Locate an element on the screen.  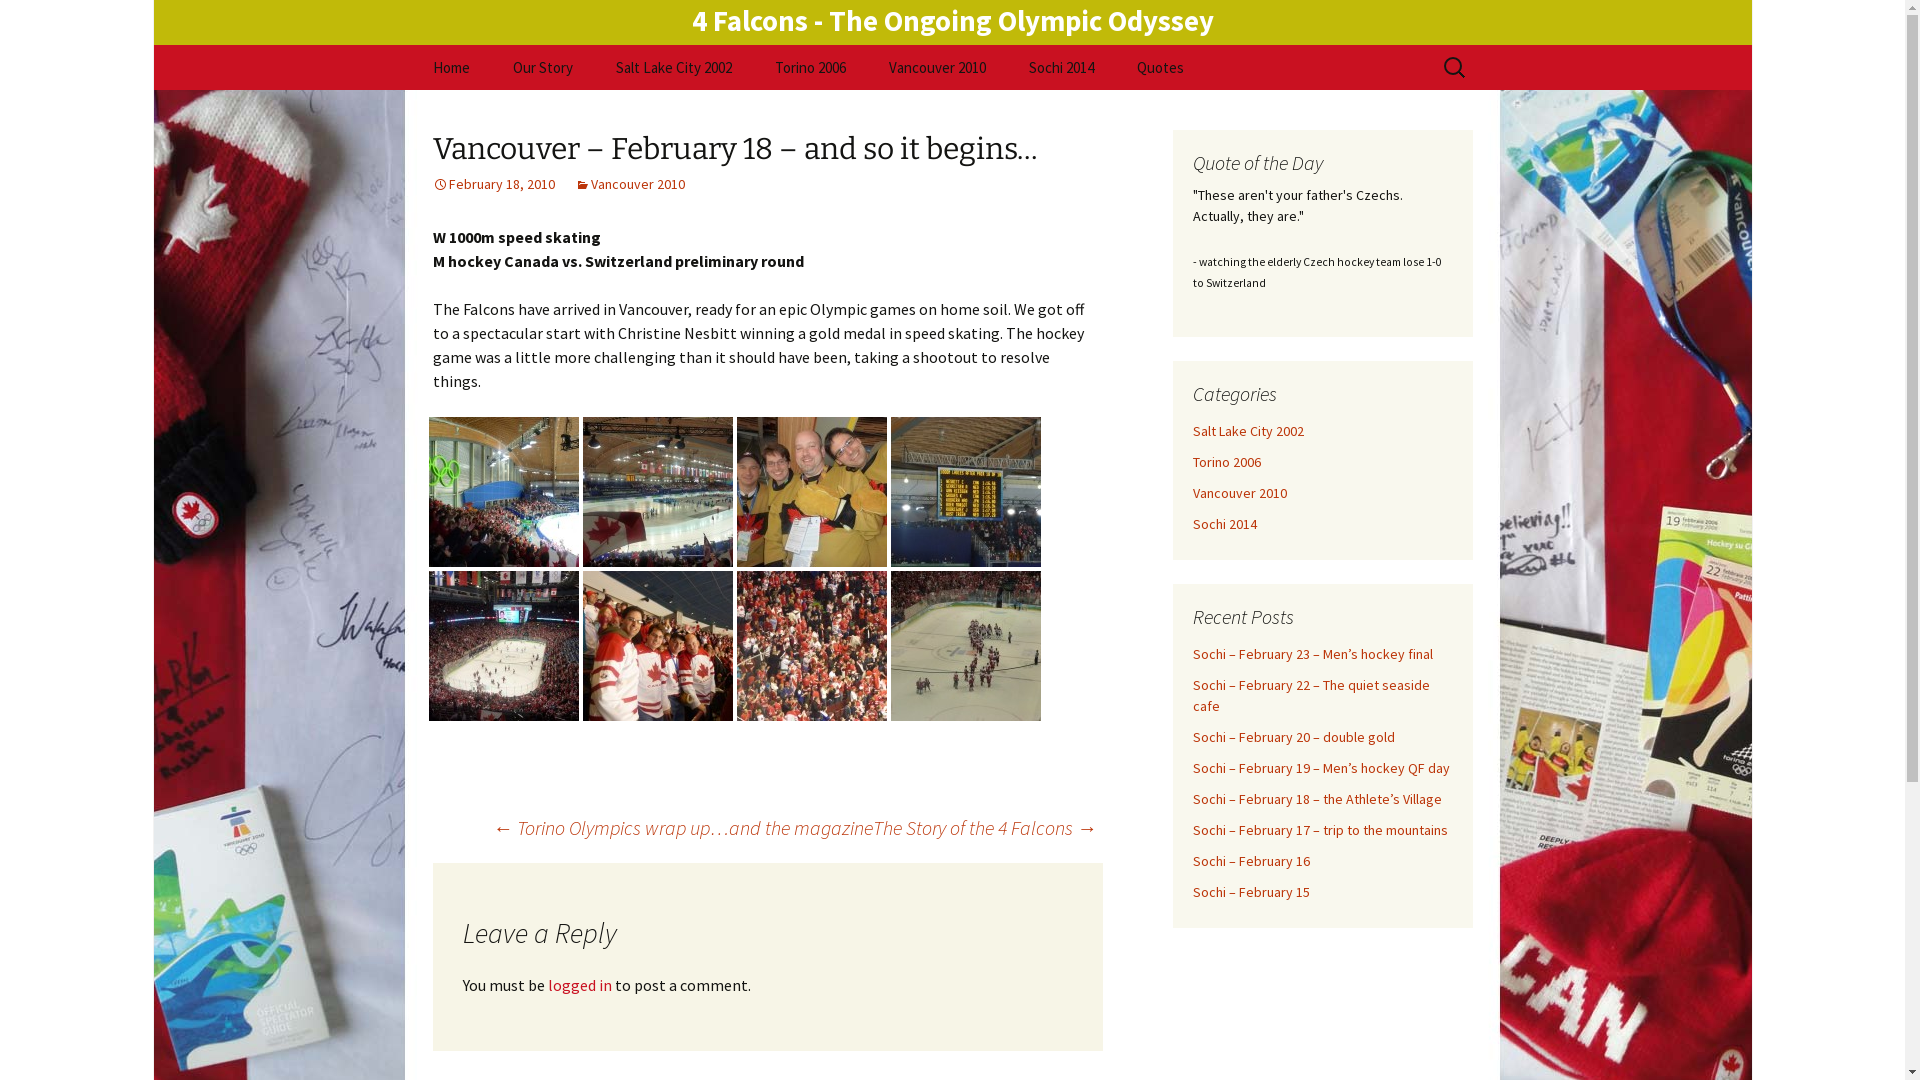
'Salt Lake City 2002' is located at coordinates (1246, 430).